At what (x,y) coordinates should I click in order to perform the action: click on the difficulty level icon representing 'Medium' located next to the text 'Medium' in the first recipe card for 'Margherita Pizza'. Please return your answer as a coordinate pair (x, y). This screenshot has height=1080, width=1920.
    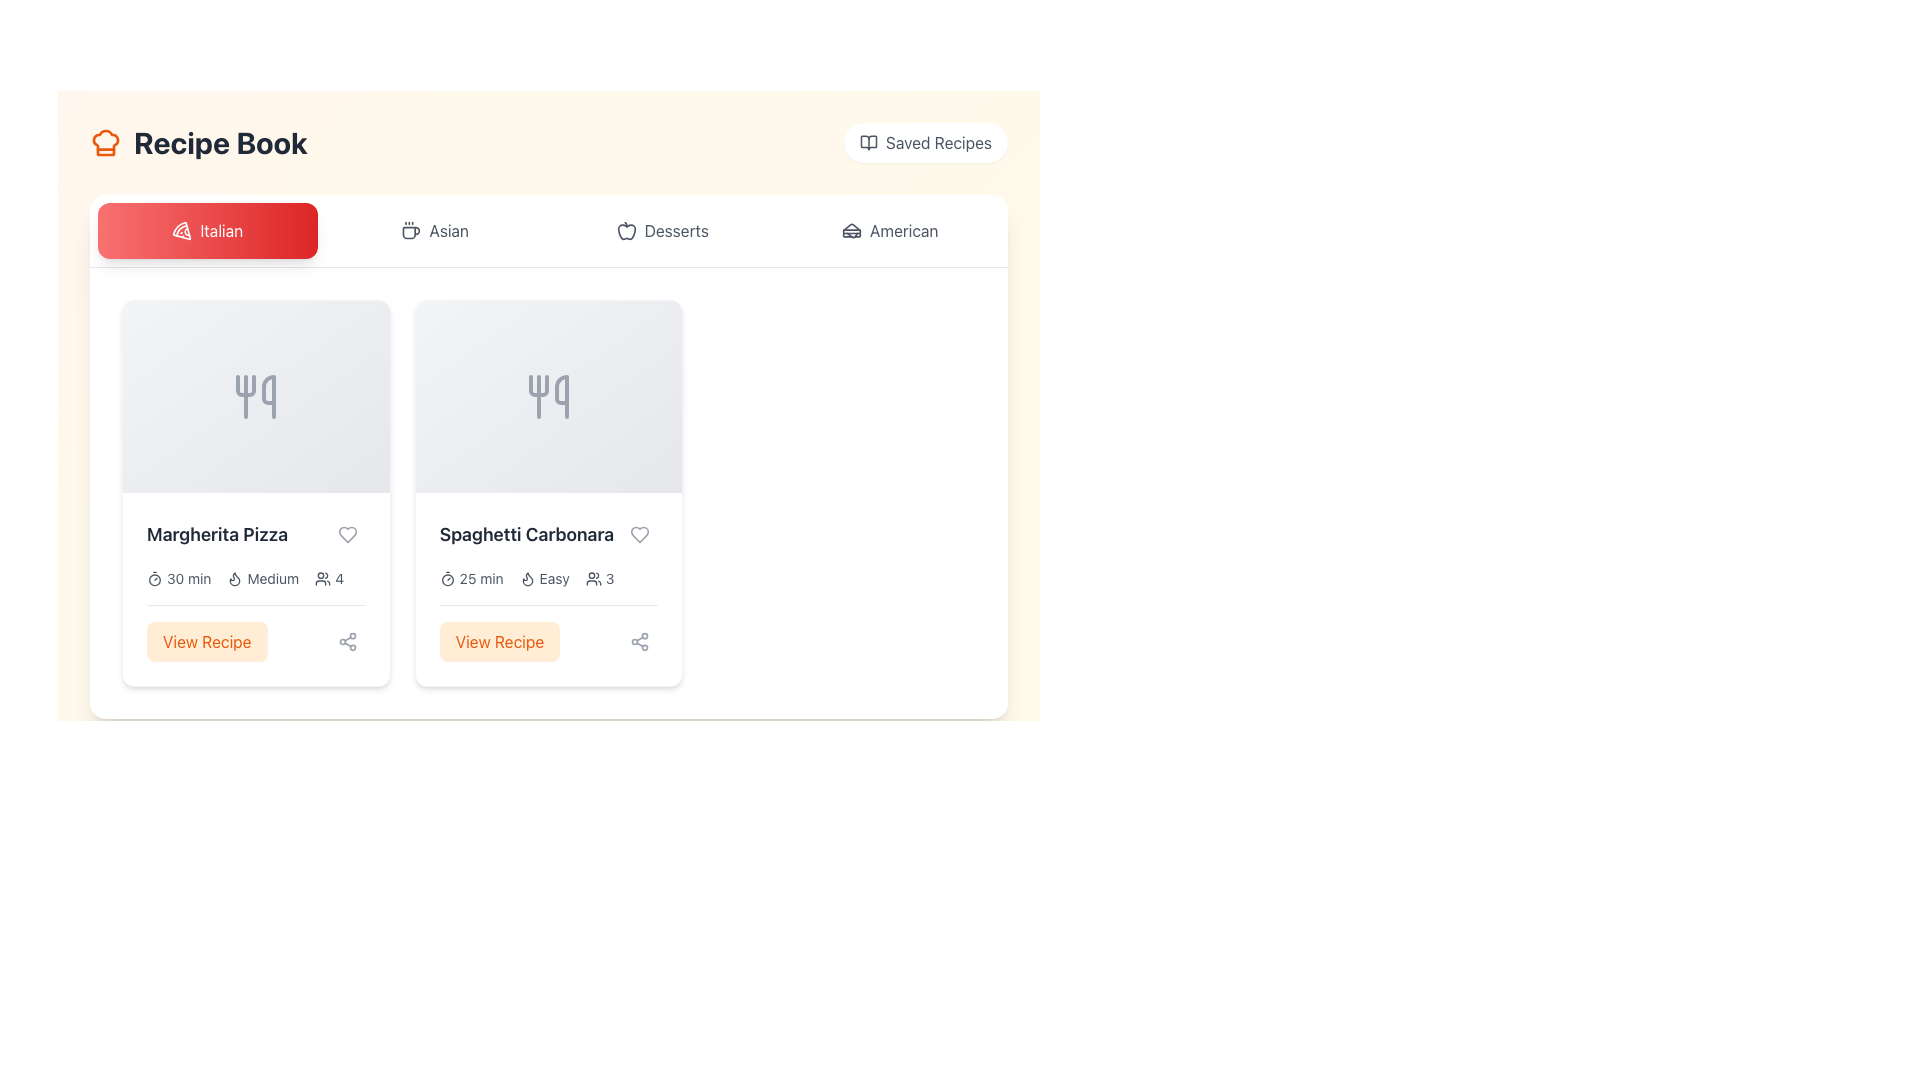
    Looking at the image, I should click on (235, 578).